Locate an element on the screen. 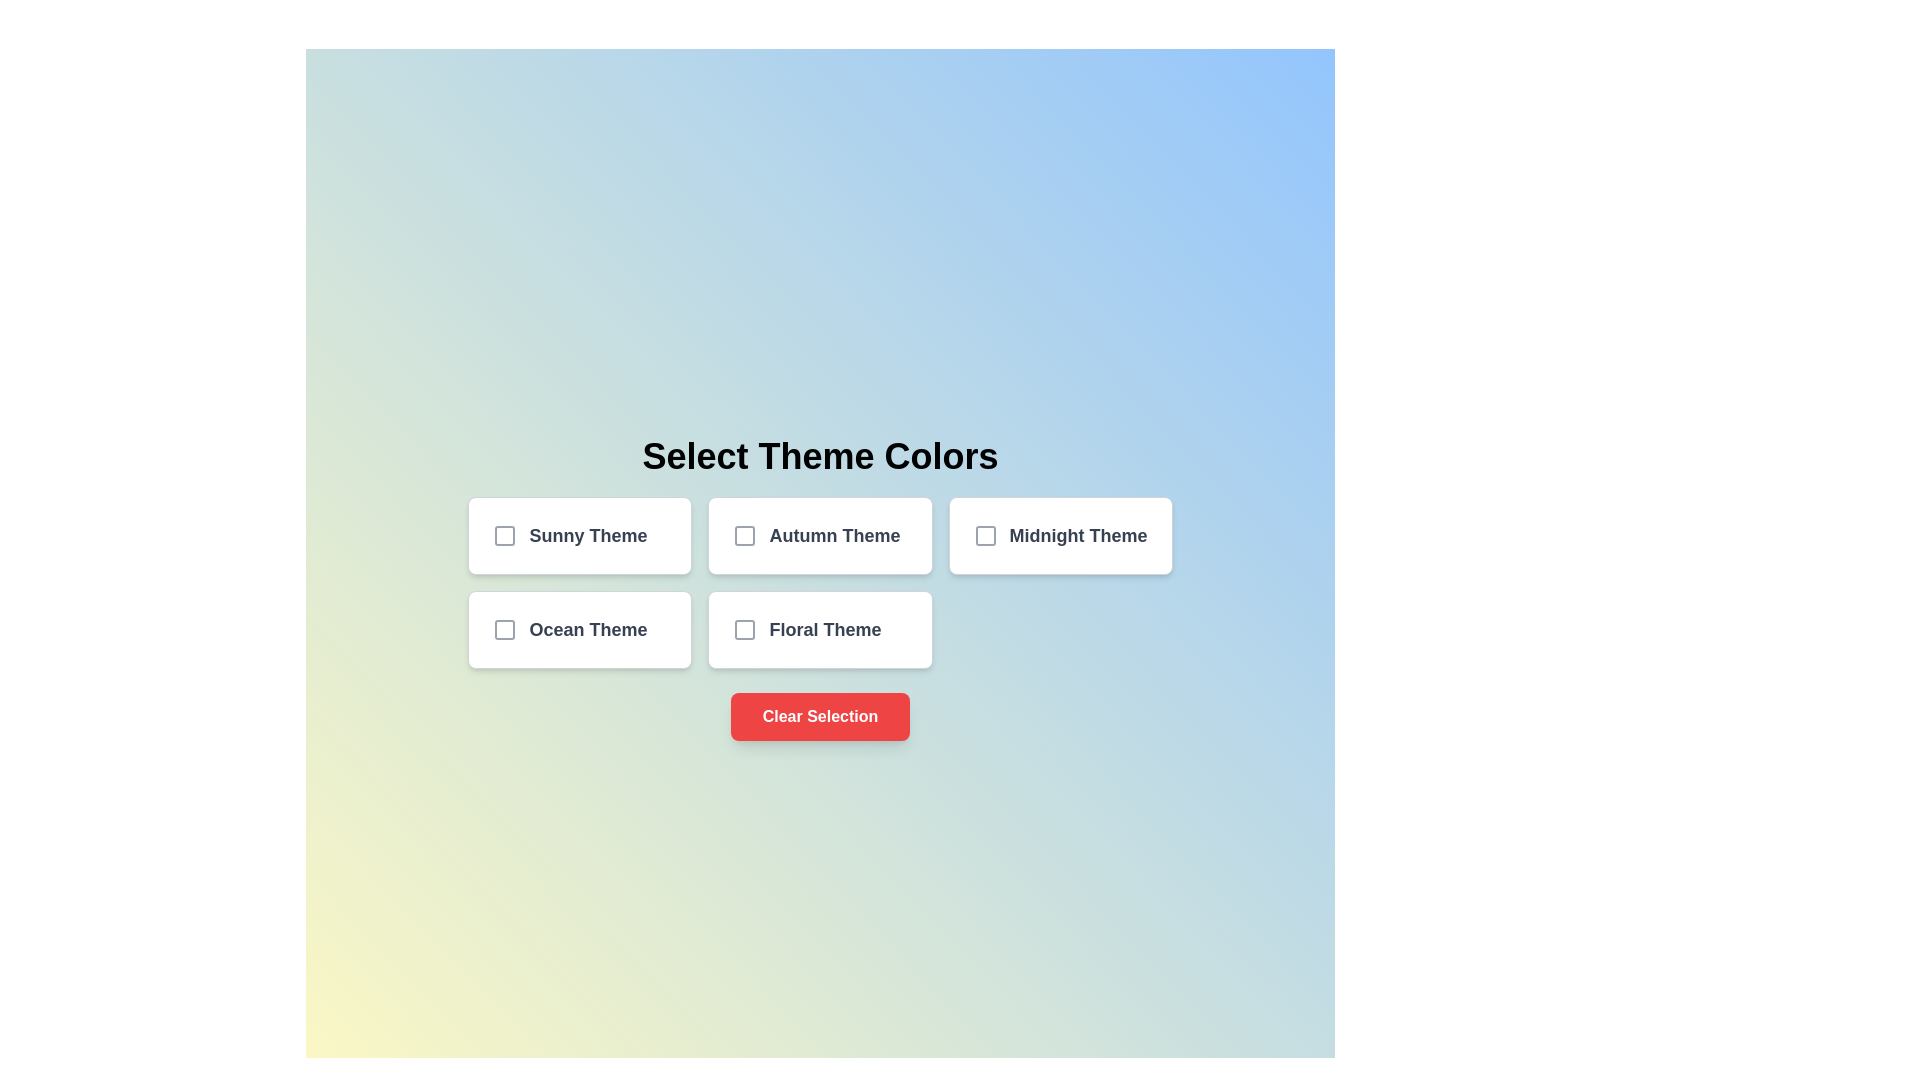 The height and width of the screenshot is (1080, 1920). the card corresponding to the Sunny theme is located at coordinates (579, 535).